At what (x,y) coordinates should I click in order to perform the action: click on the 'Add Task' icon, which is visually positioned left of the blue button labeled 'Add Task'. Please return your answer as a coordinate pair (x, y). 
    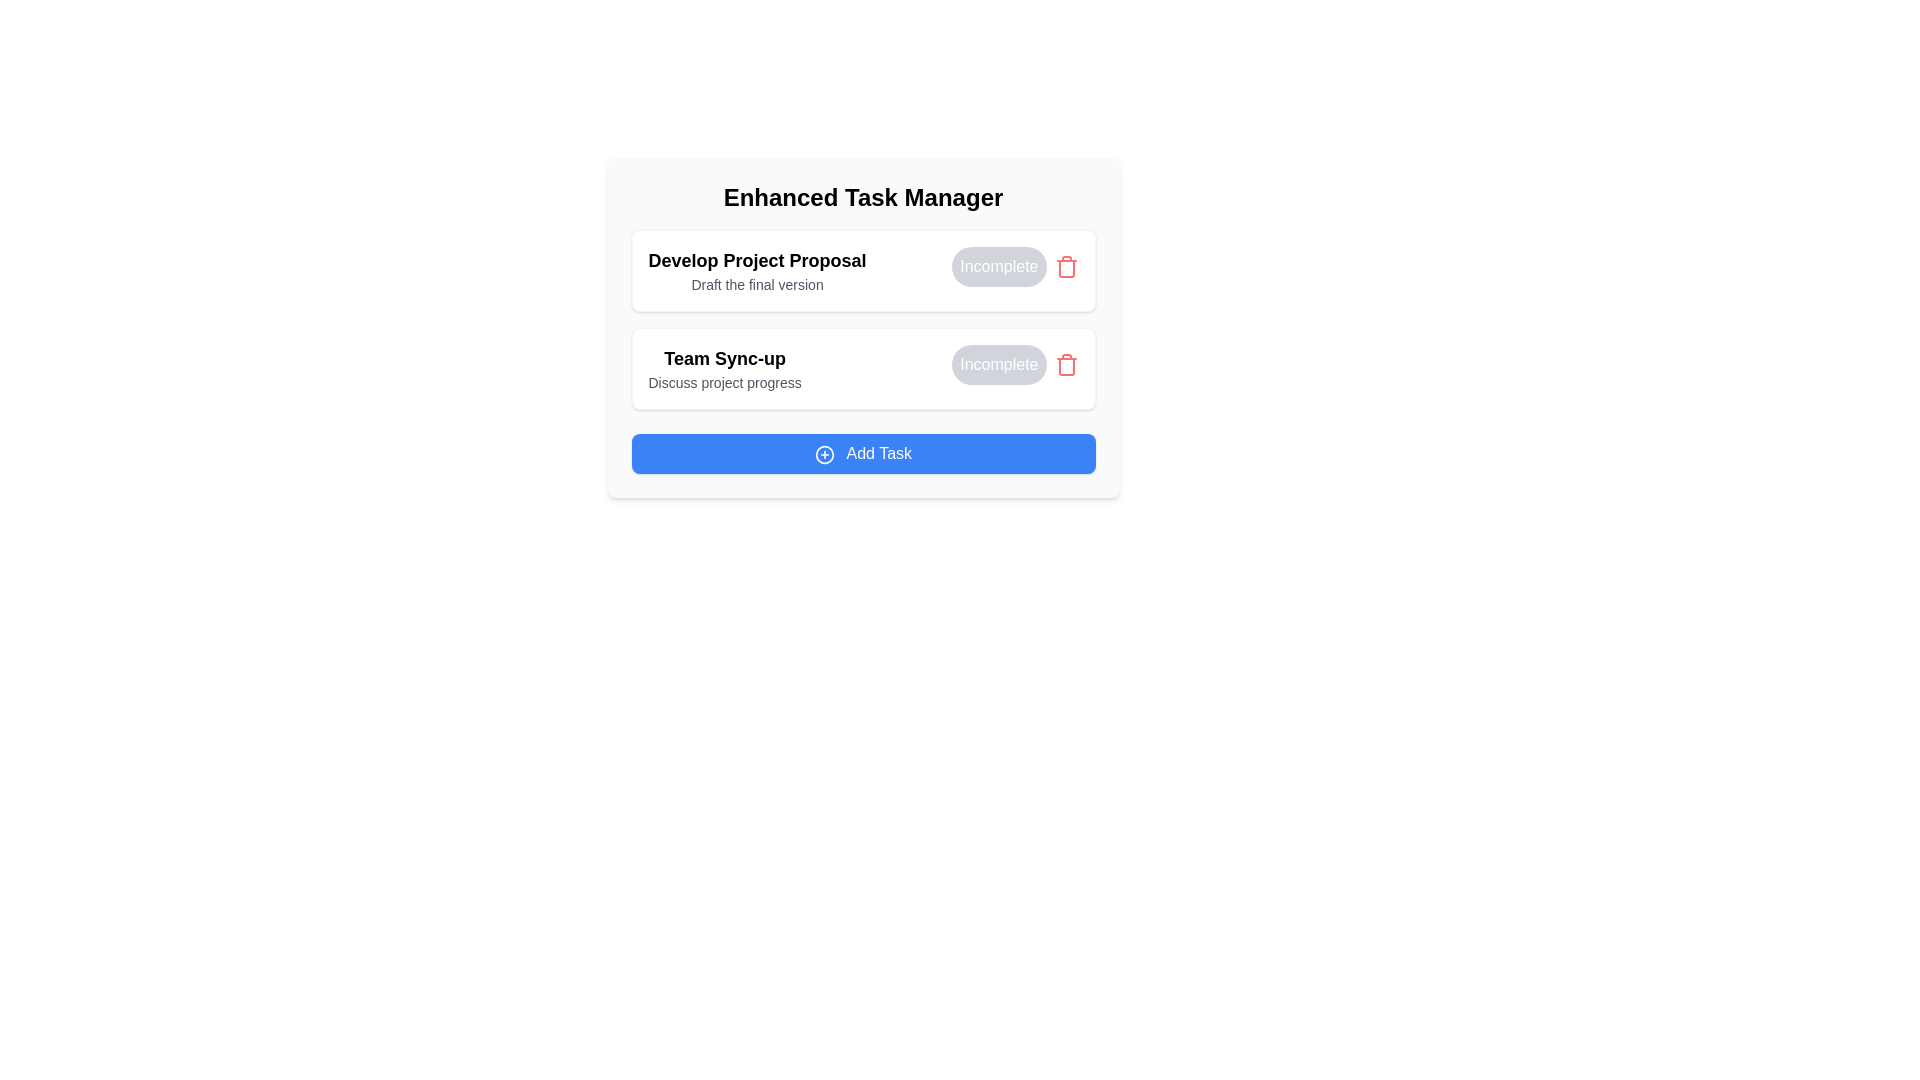
    Looking at the image, I should click on (825, 454).